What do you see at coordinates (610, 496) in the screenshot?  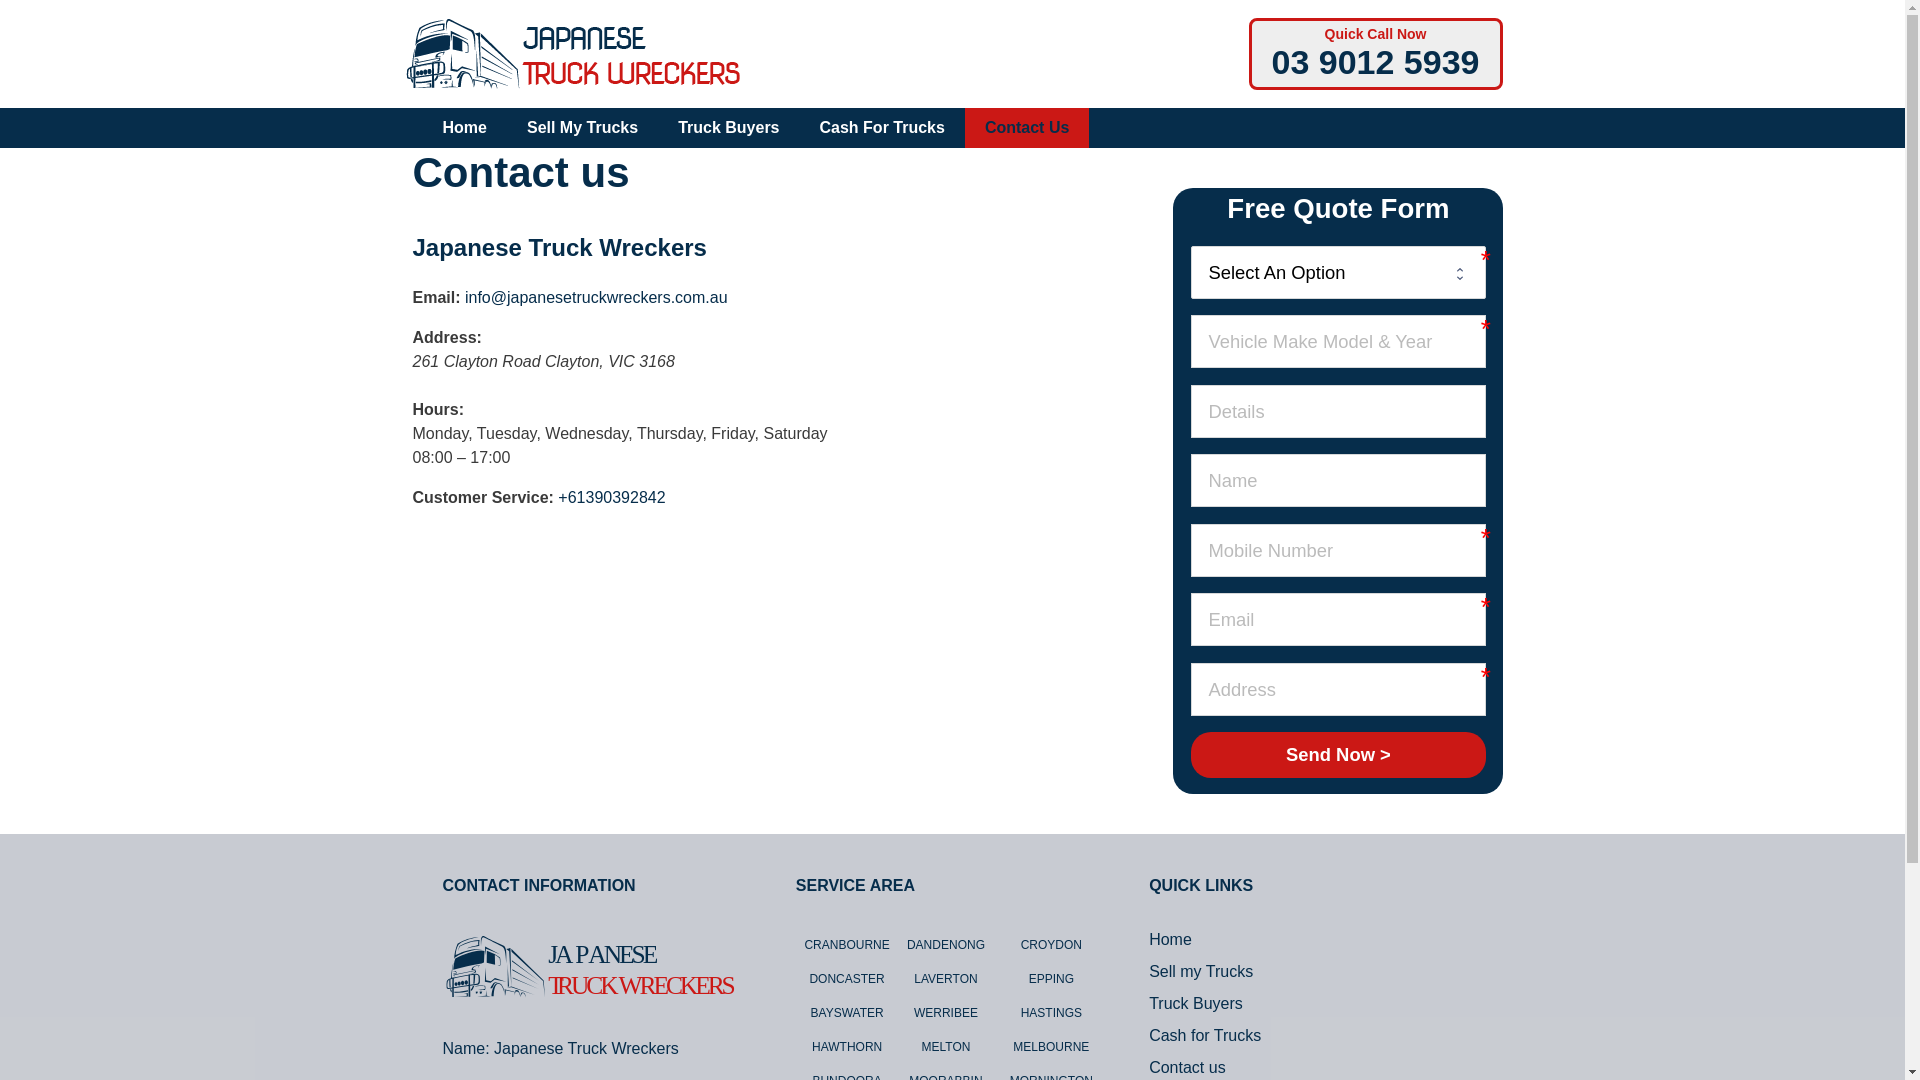 I see `'+61390392842'` at bounding box center [610, 496].